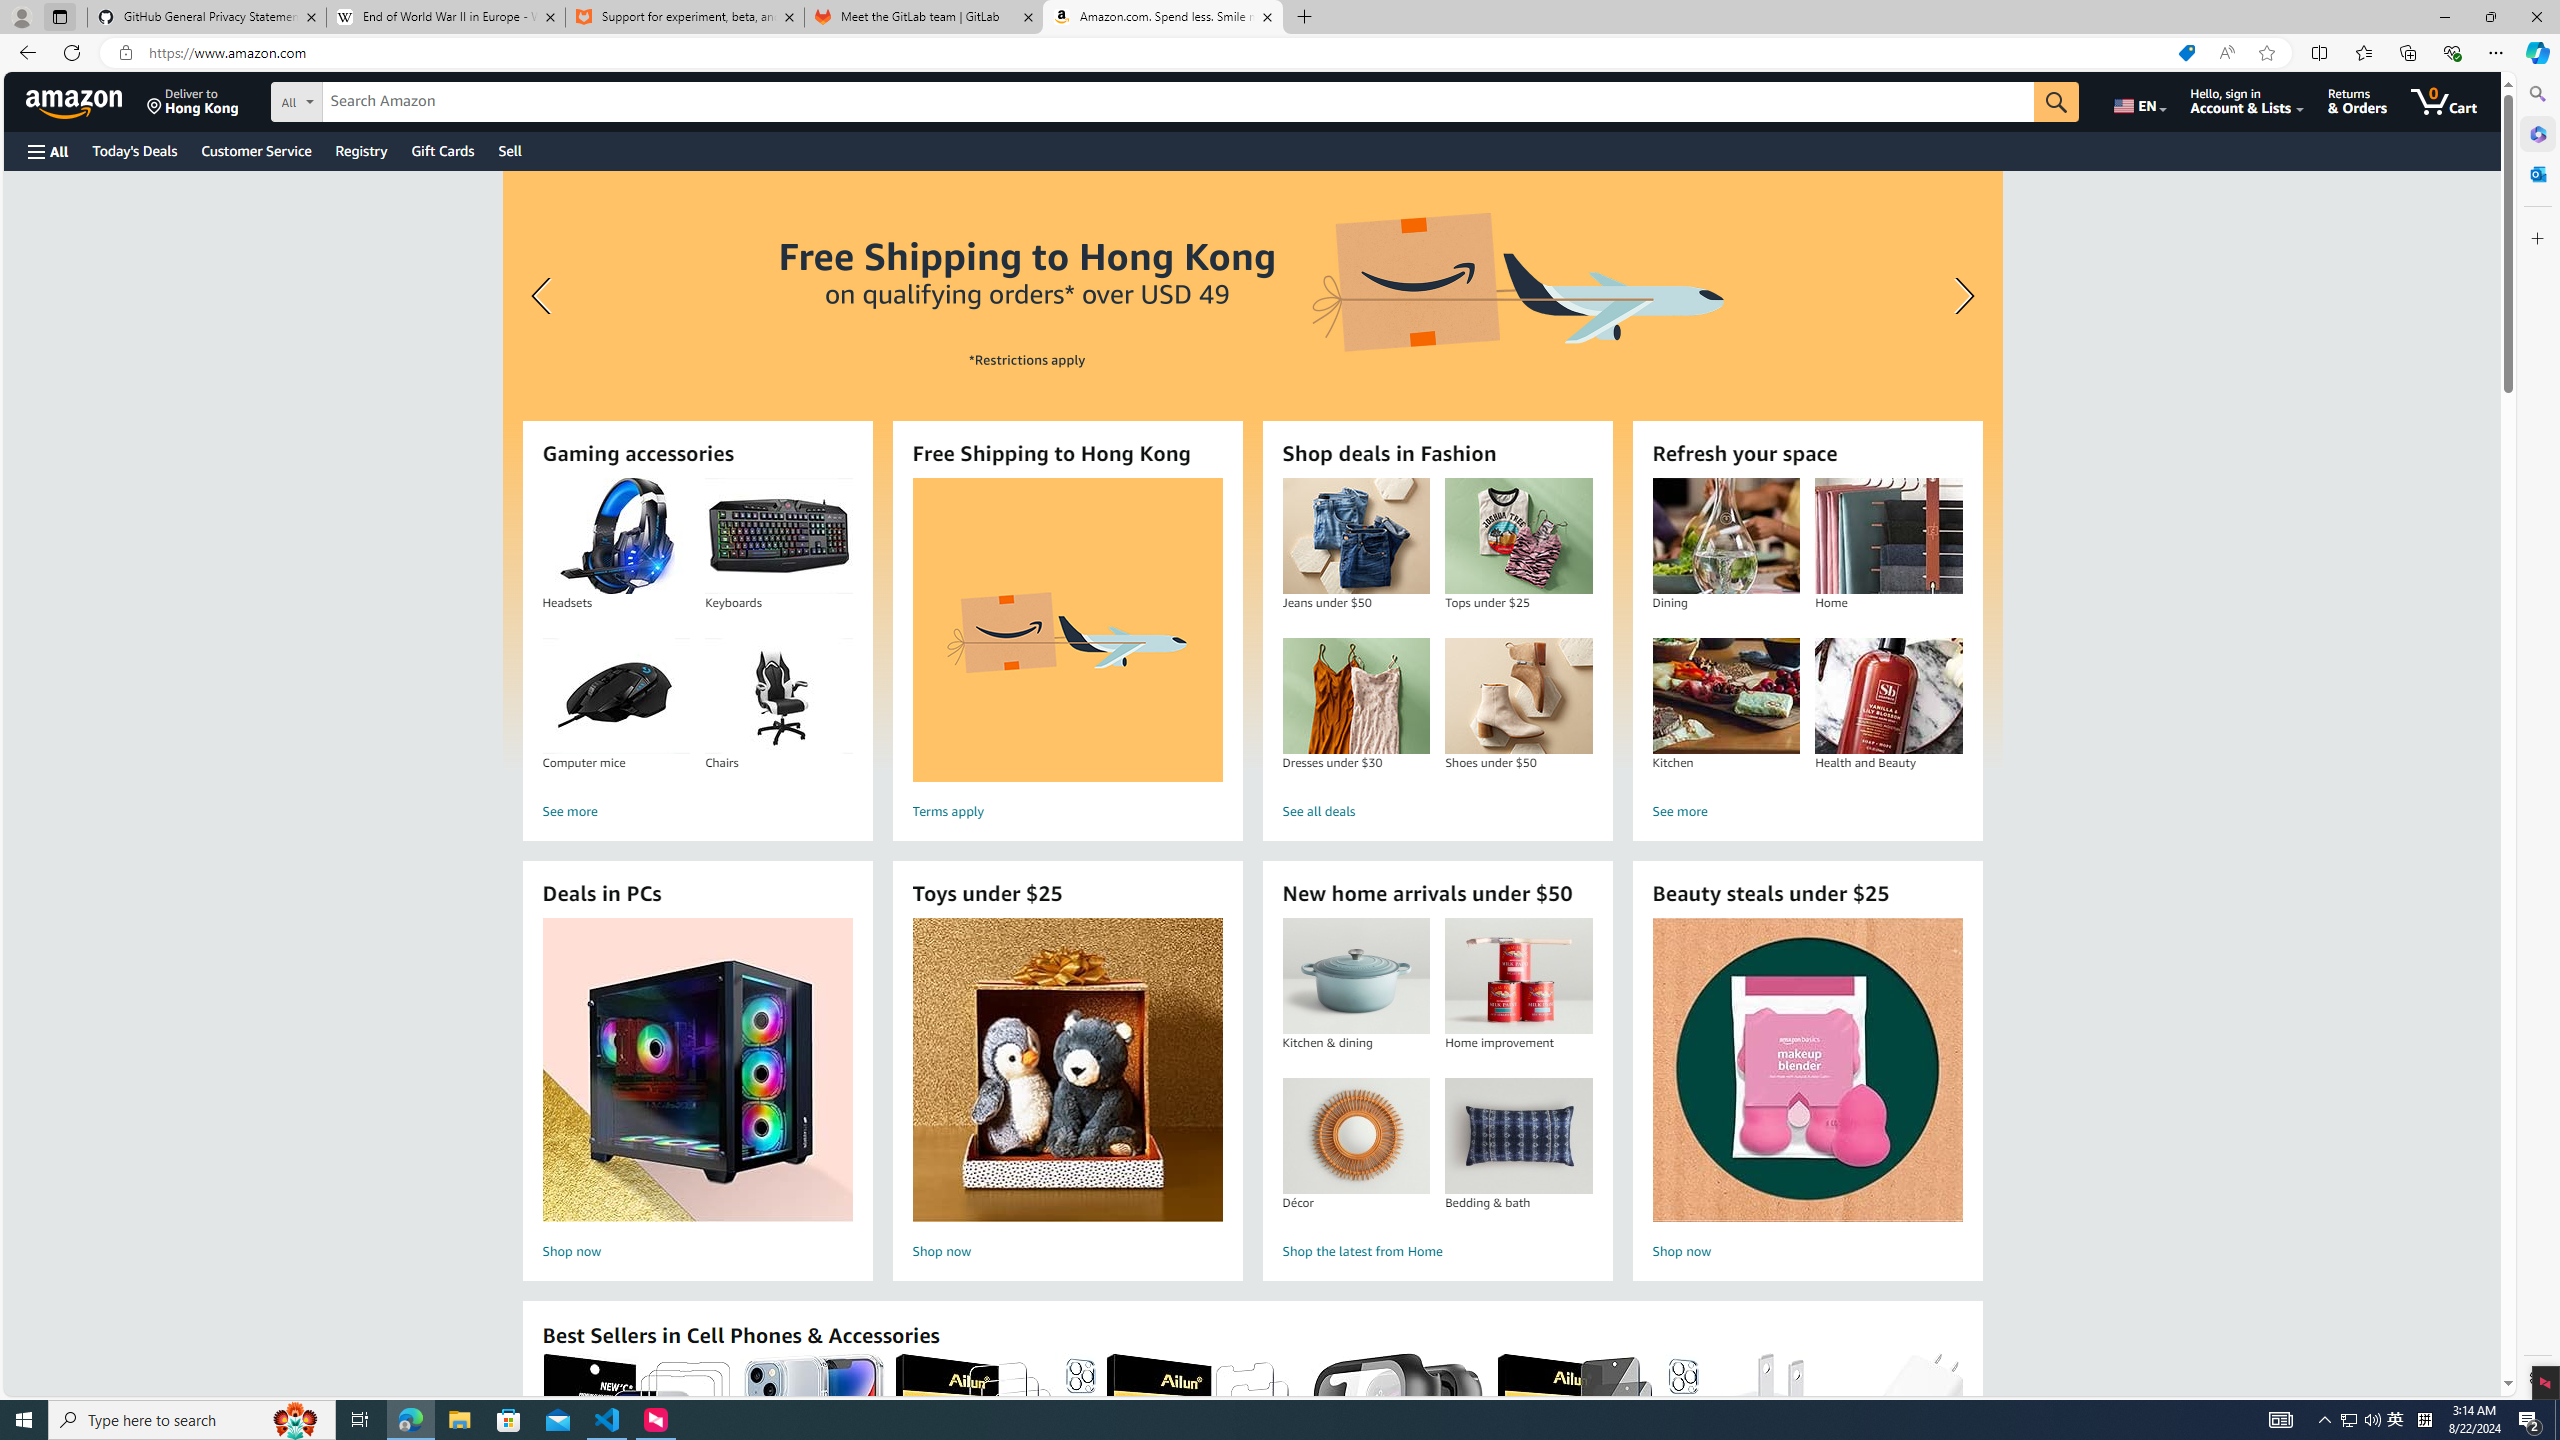  What do you see at coordinates (1436, 811) in the screenshot?
I see `'See all deals'` at bounding box center [1436, 811].